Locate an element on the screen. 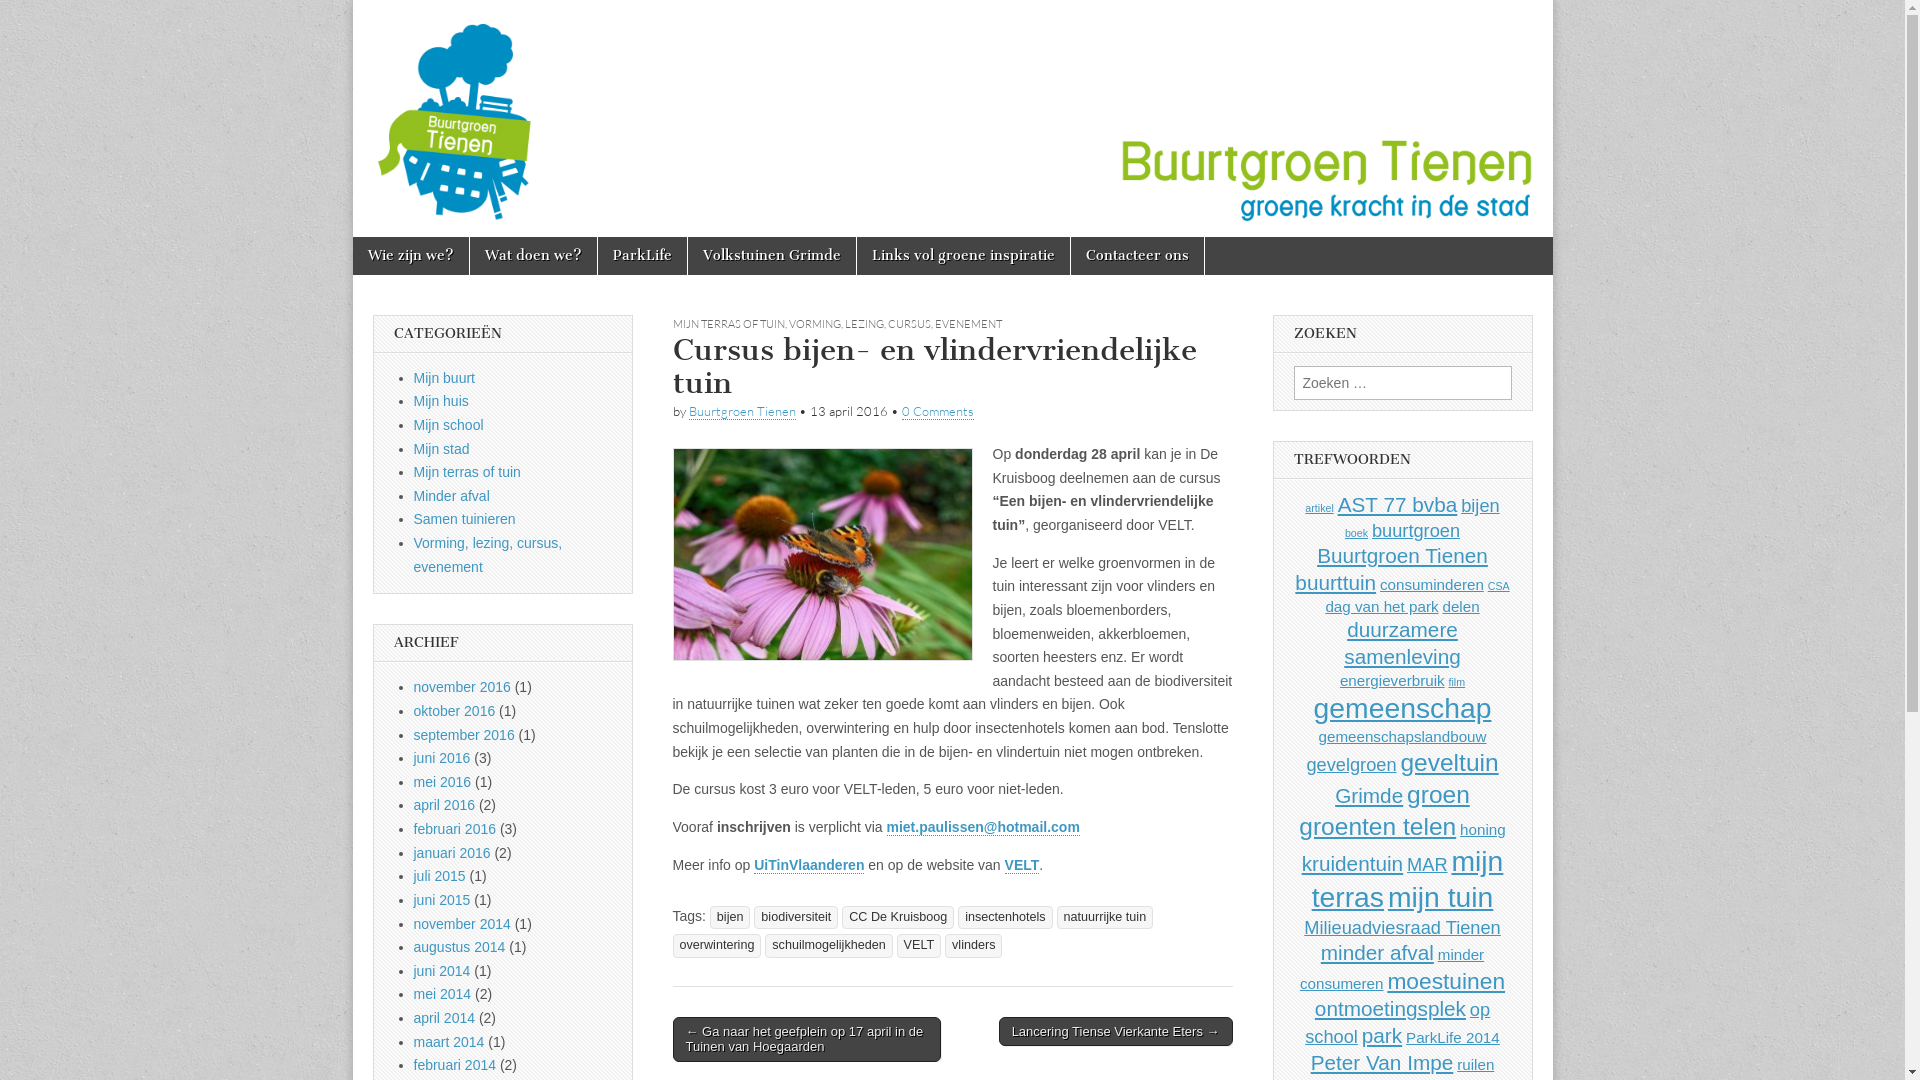 The width and height of the screenshot is (1920, 1080). 'boek' is located at coordinates (1356, 531).